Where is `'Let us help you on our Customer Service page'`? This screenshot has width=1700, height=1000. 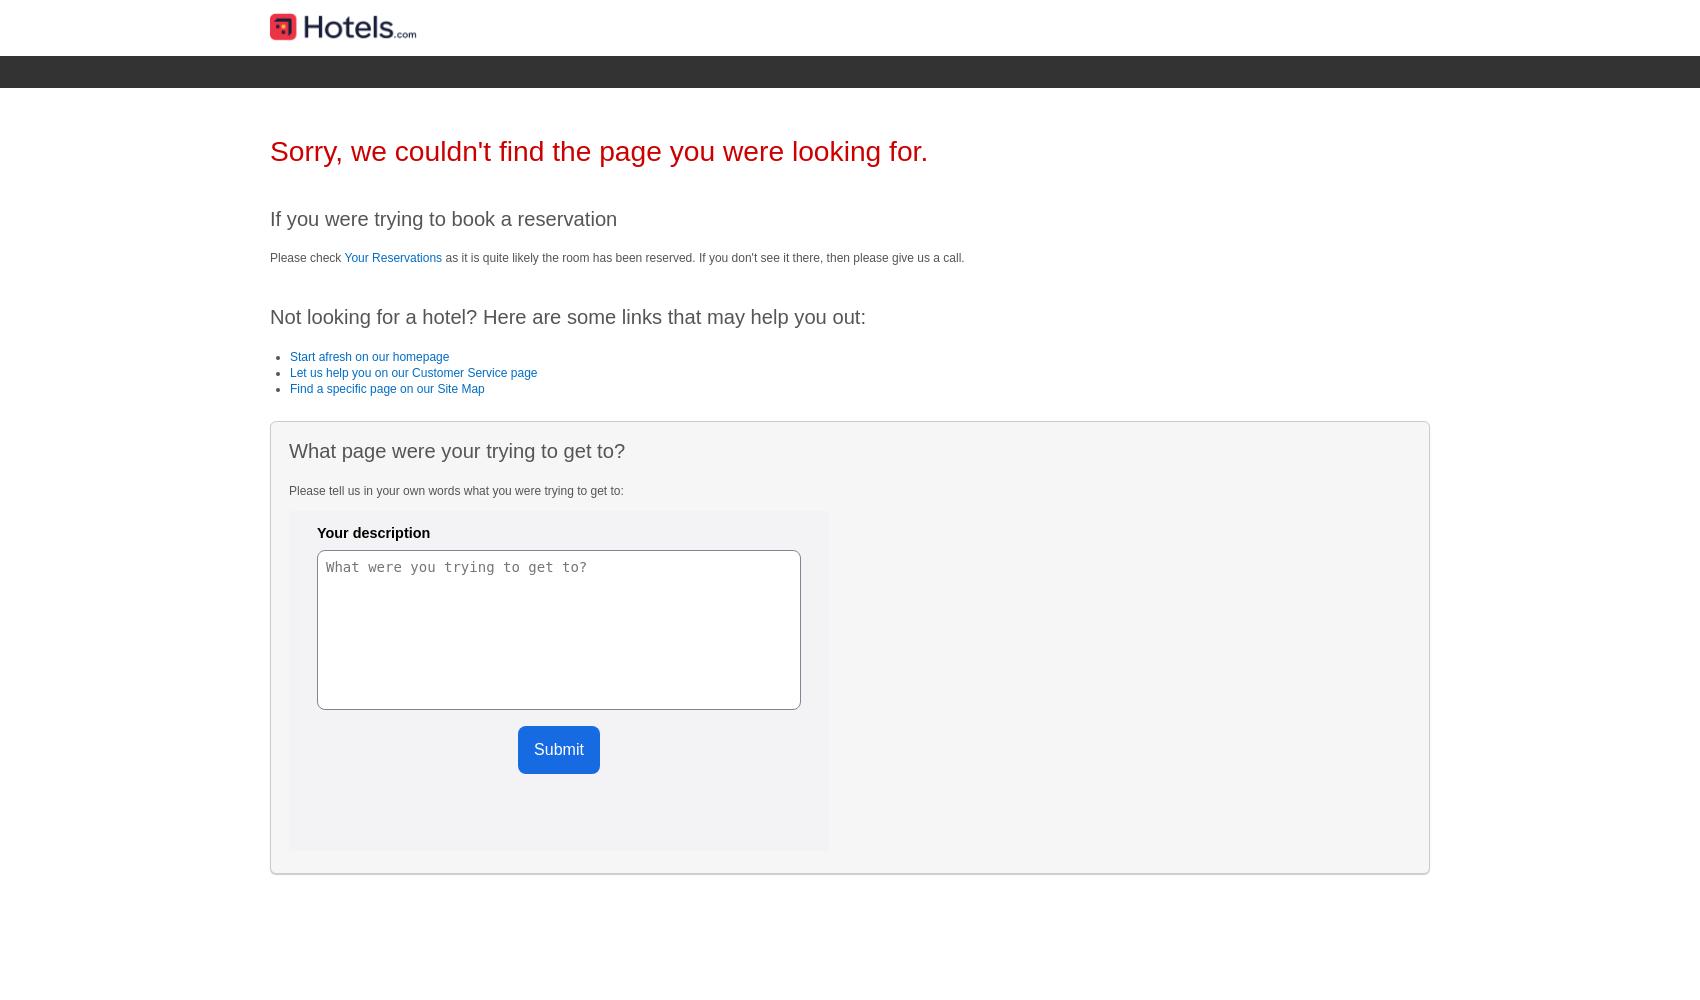
'Let us help you on our Customer Service page' is located at coordinates (412, 371).